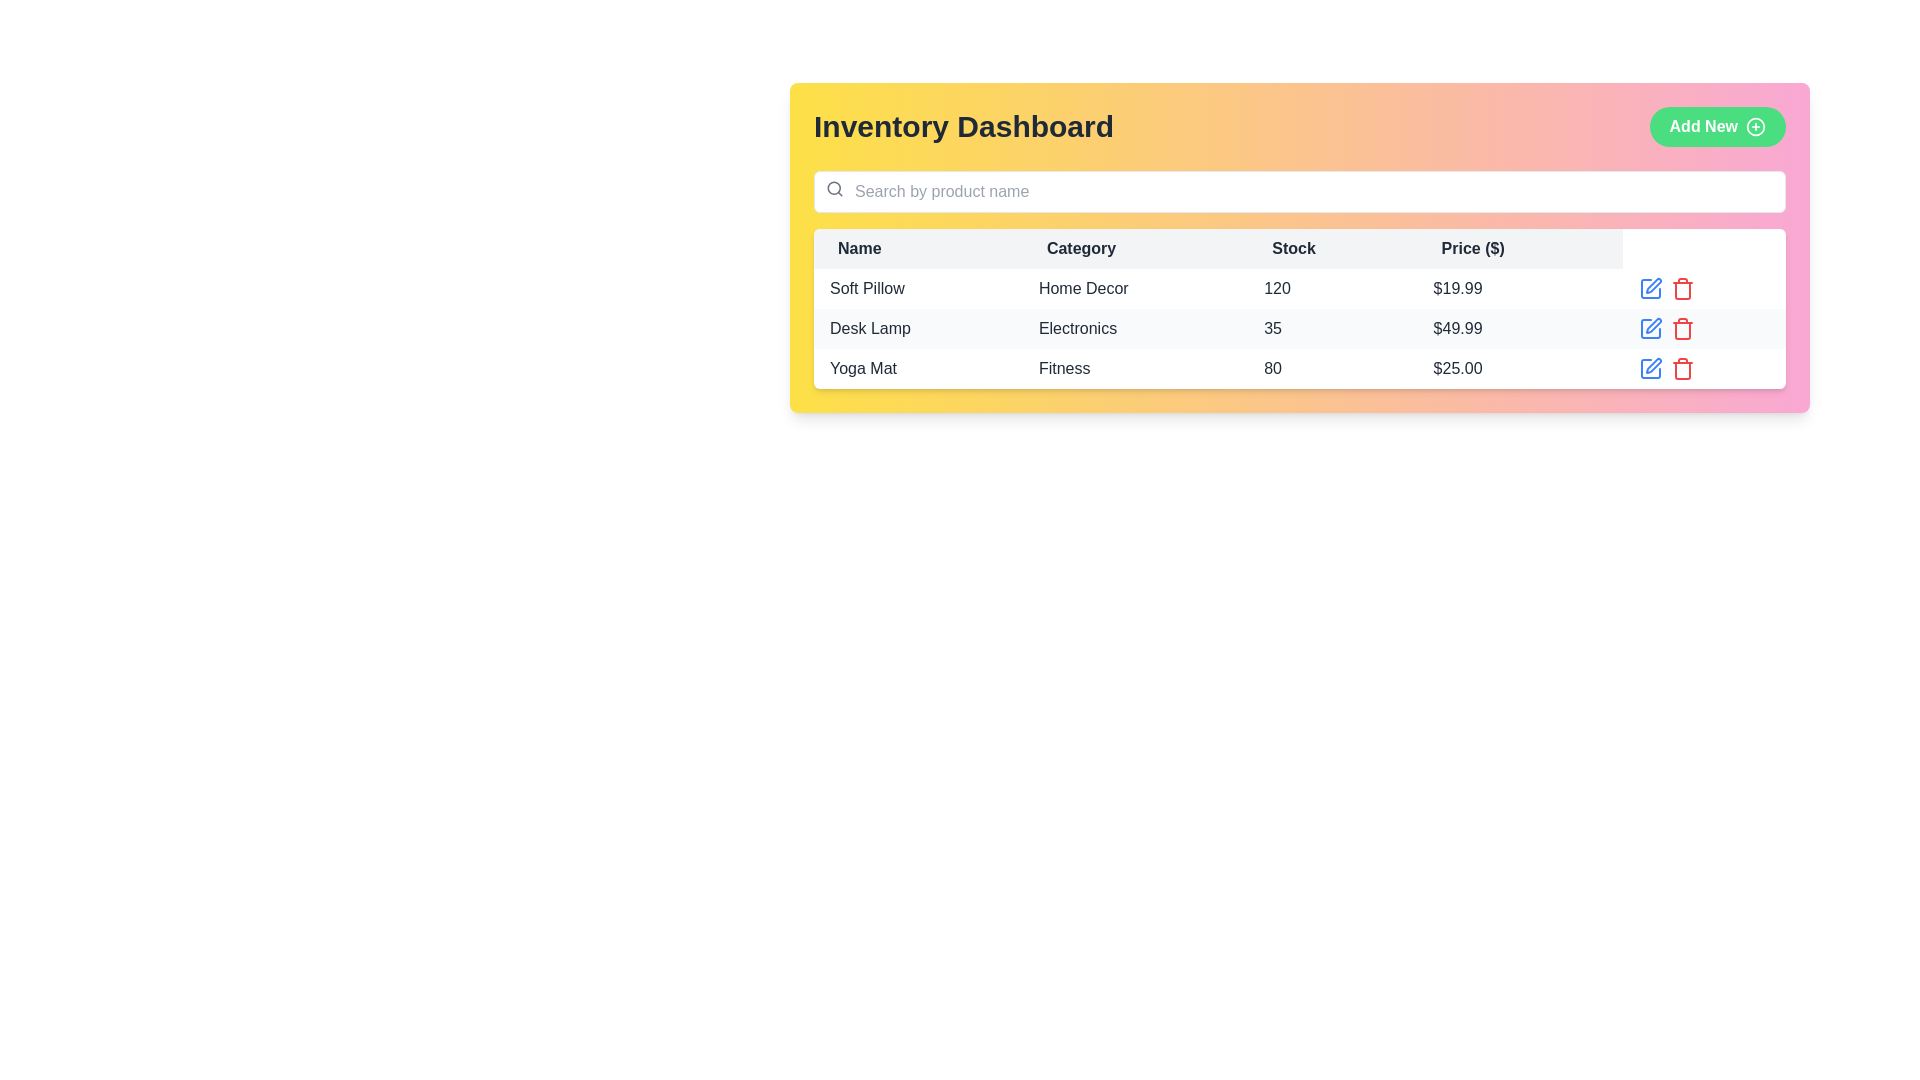 This screenshot has width=1920, height=1080. I want to click on the red trash bin icon in the last column of the third row, so click(1682, 369).